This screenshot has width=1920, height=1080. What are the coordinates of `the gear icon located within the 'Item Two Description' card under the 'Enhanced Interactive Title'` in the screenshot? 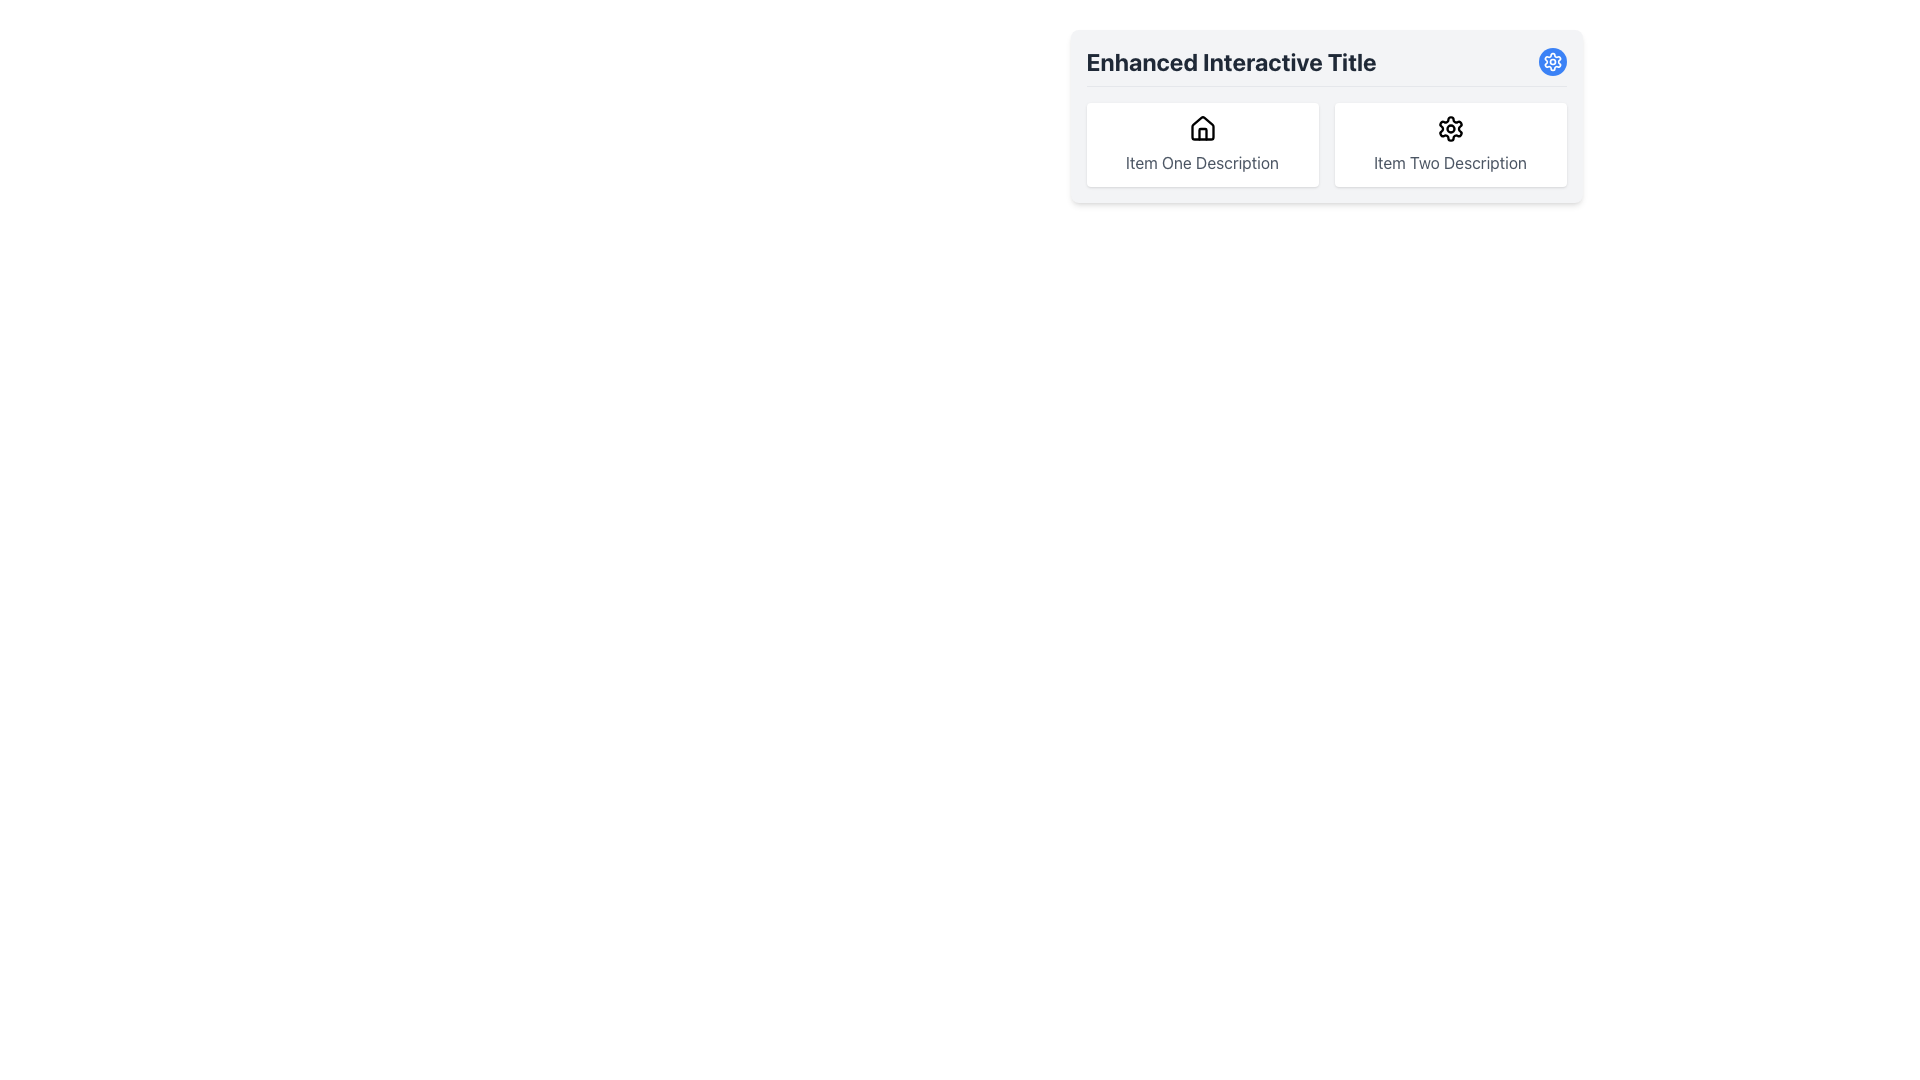 It's located at (1450, 128).